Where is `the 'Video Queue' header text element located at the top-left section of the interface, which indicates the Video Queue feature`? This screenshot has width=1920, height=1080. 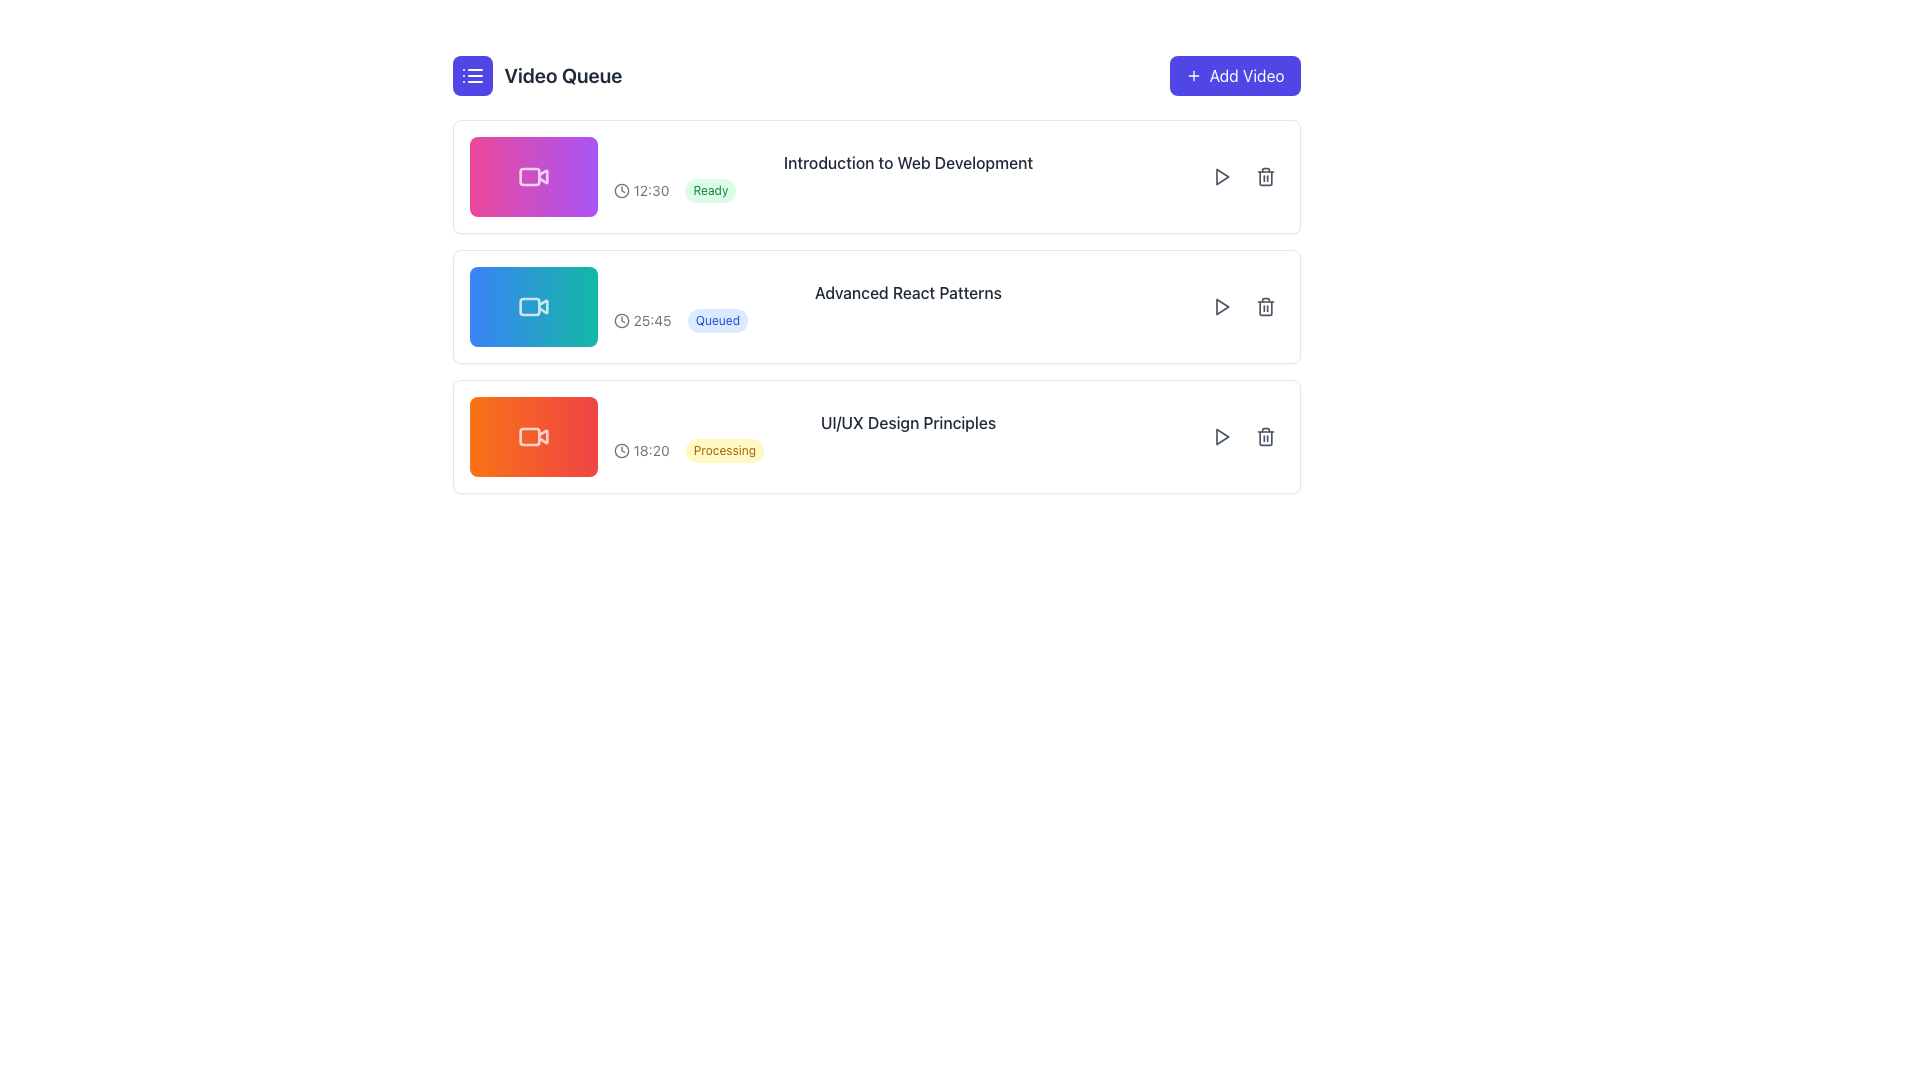
the 'Video Queue' header text element located at the top-left section of the interface, which indicates the Video Queue feature is located at coordinates (562, 75).